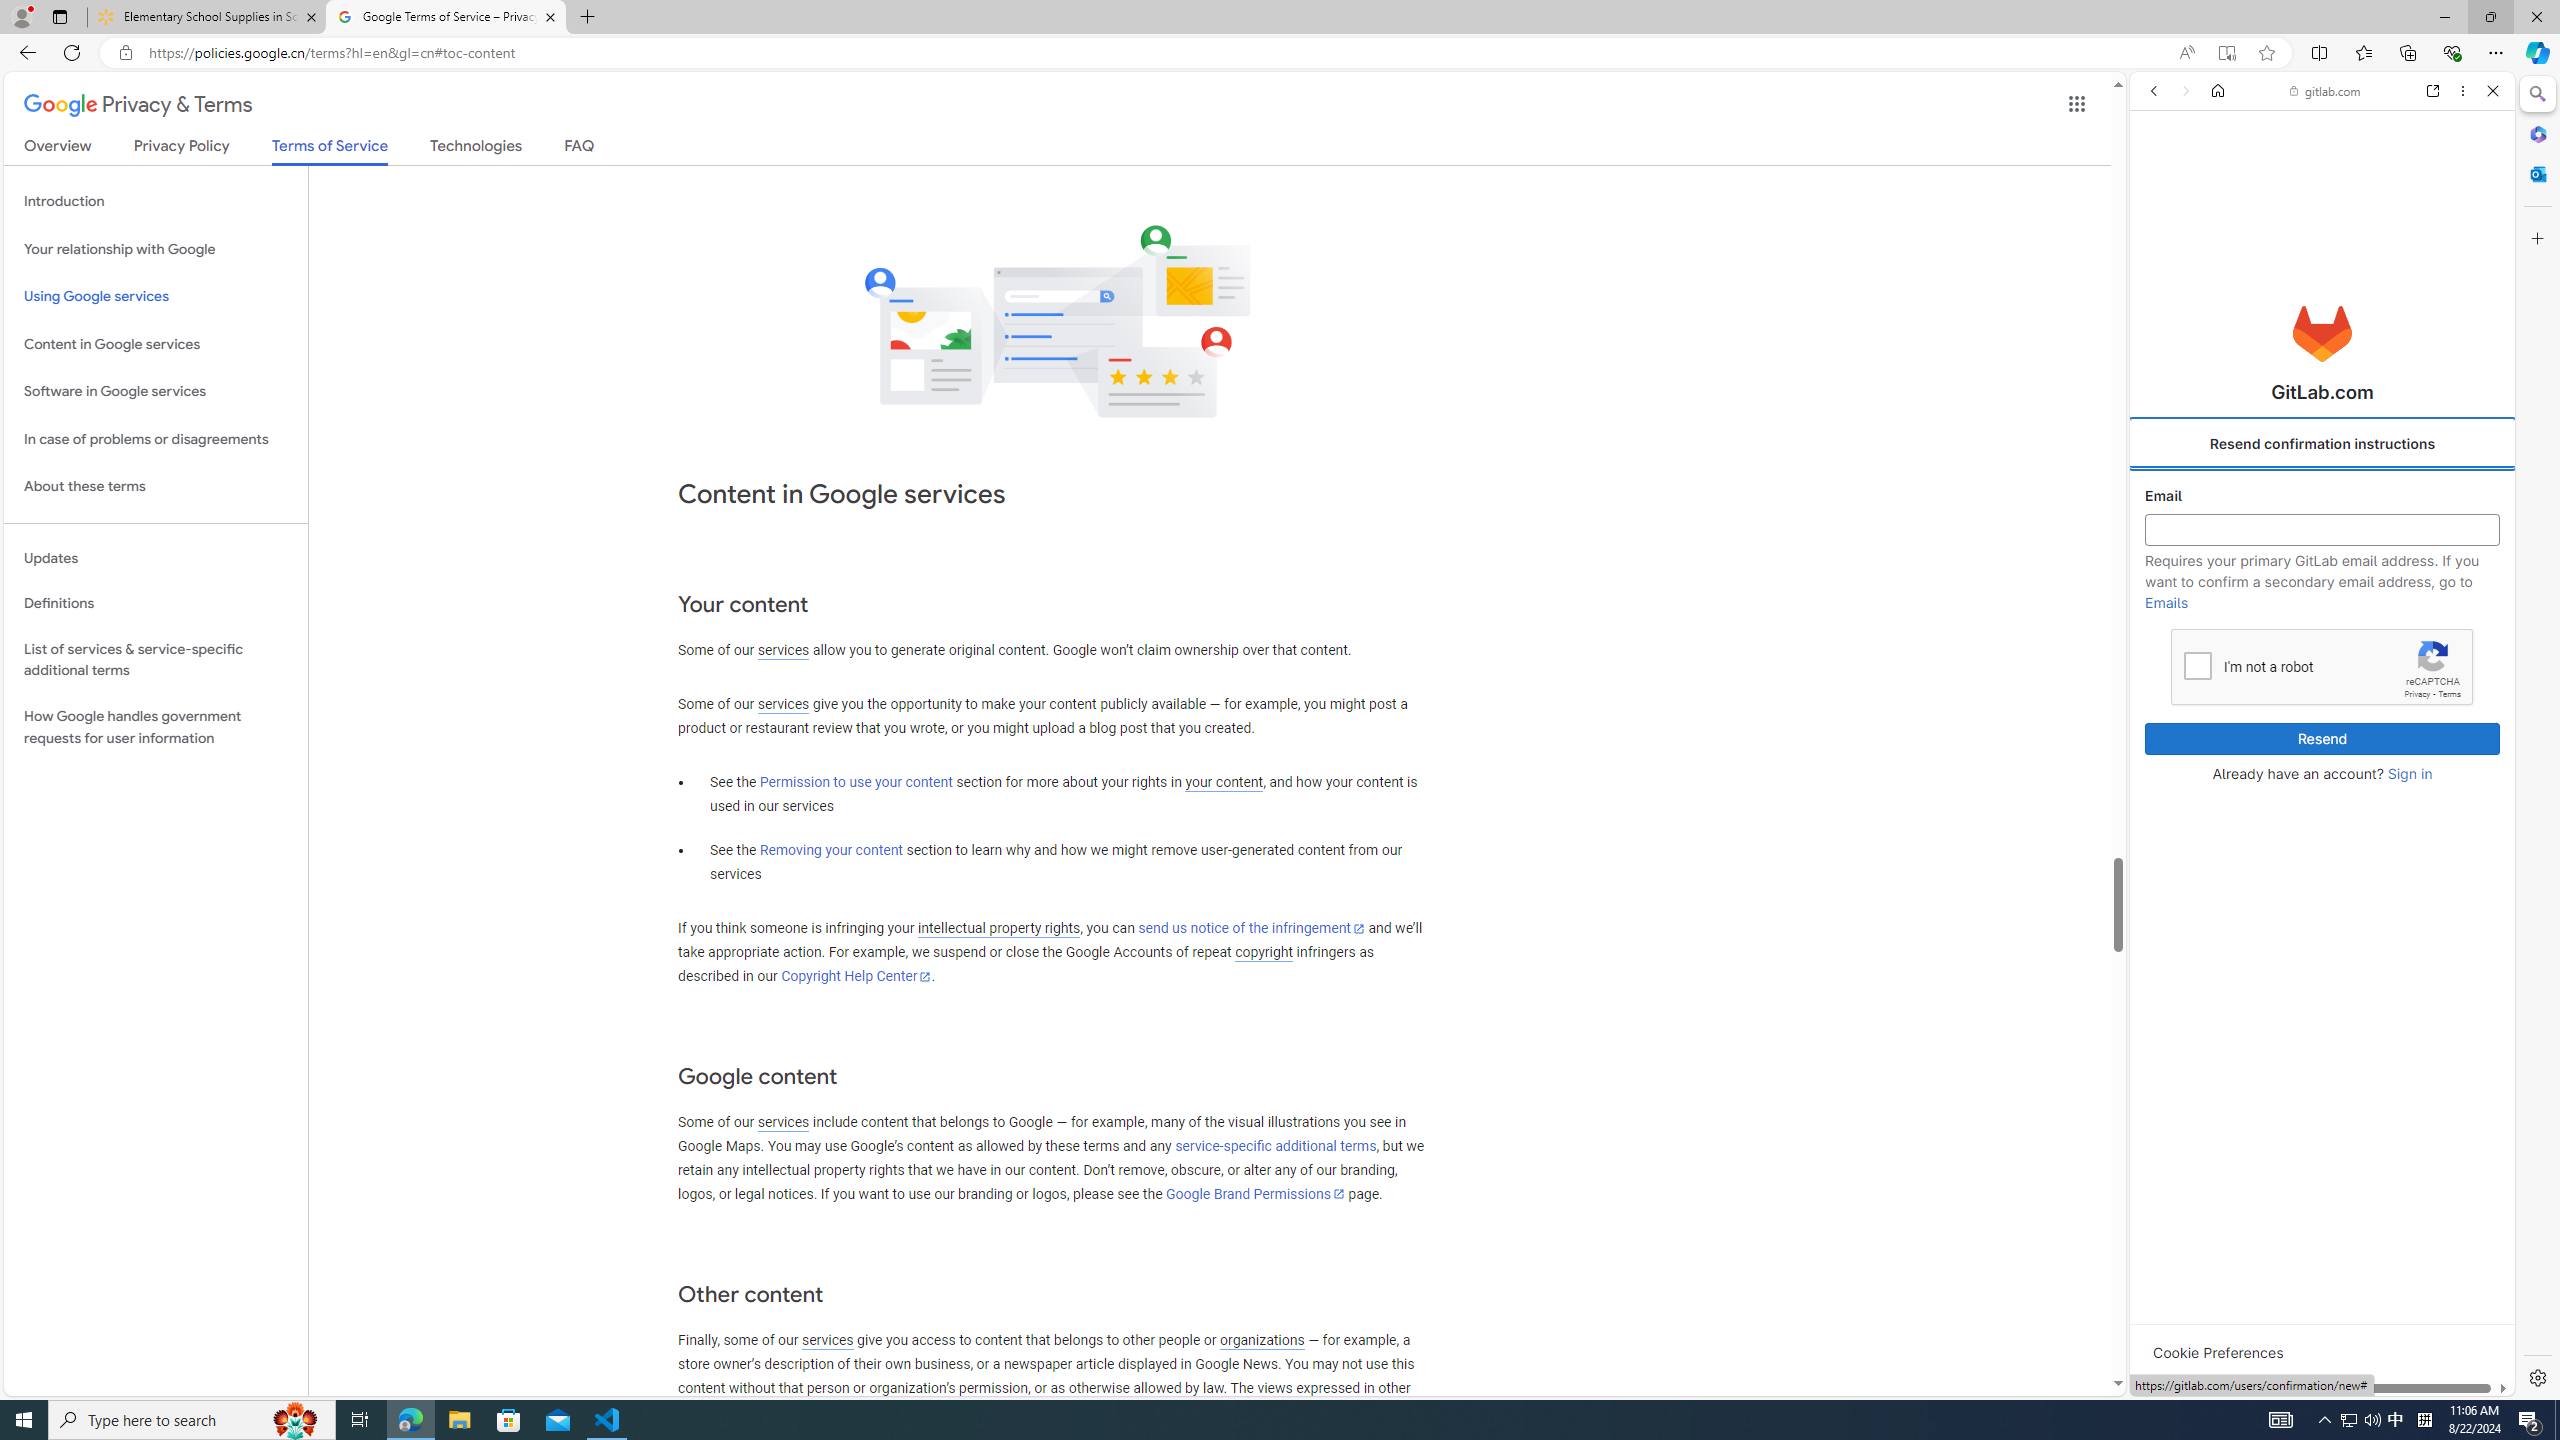 This screenshot has width=2560, height=1440. What do you see at coordinates (2197, 665) in the screenshot?
I see `'I'` at bounding box center [2197, 665].